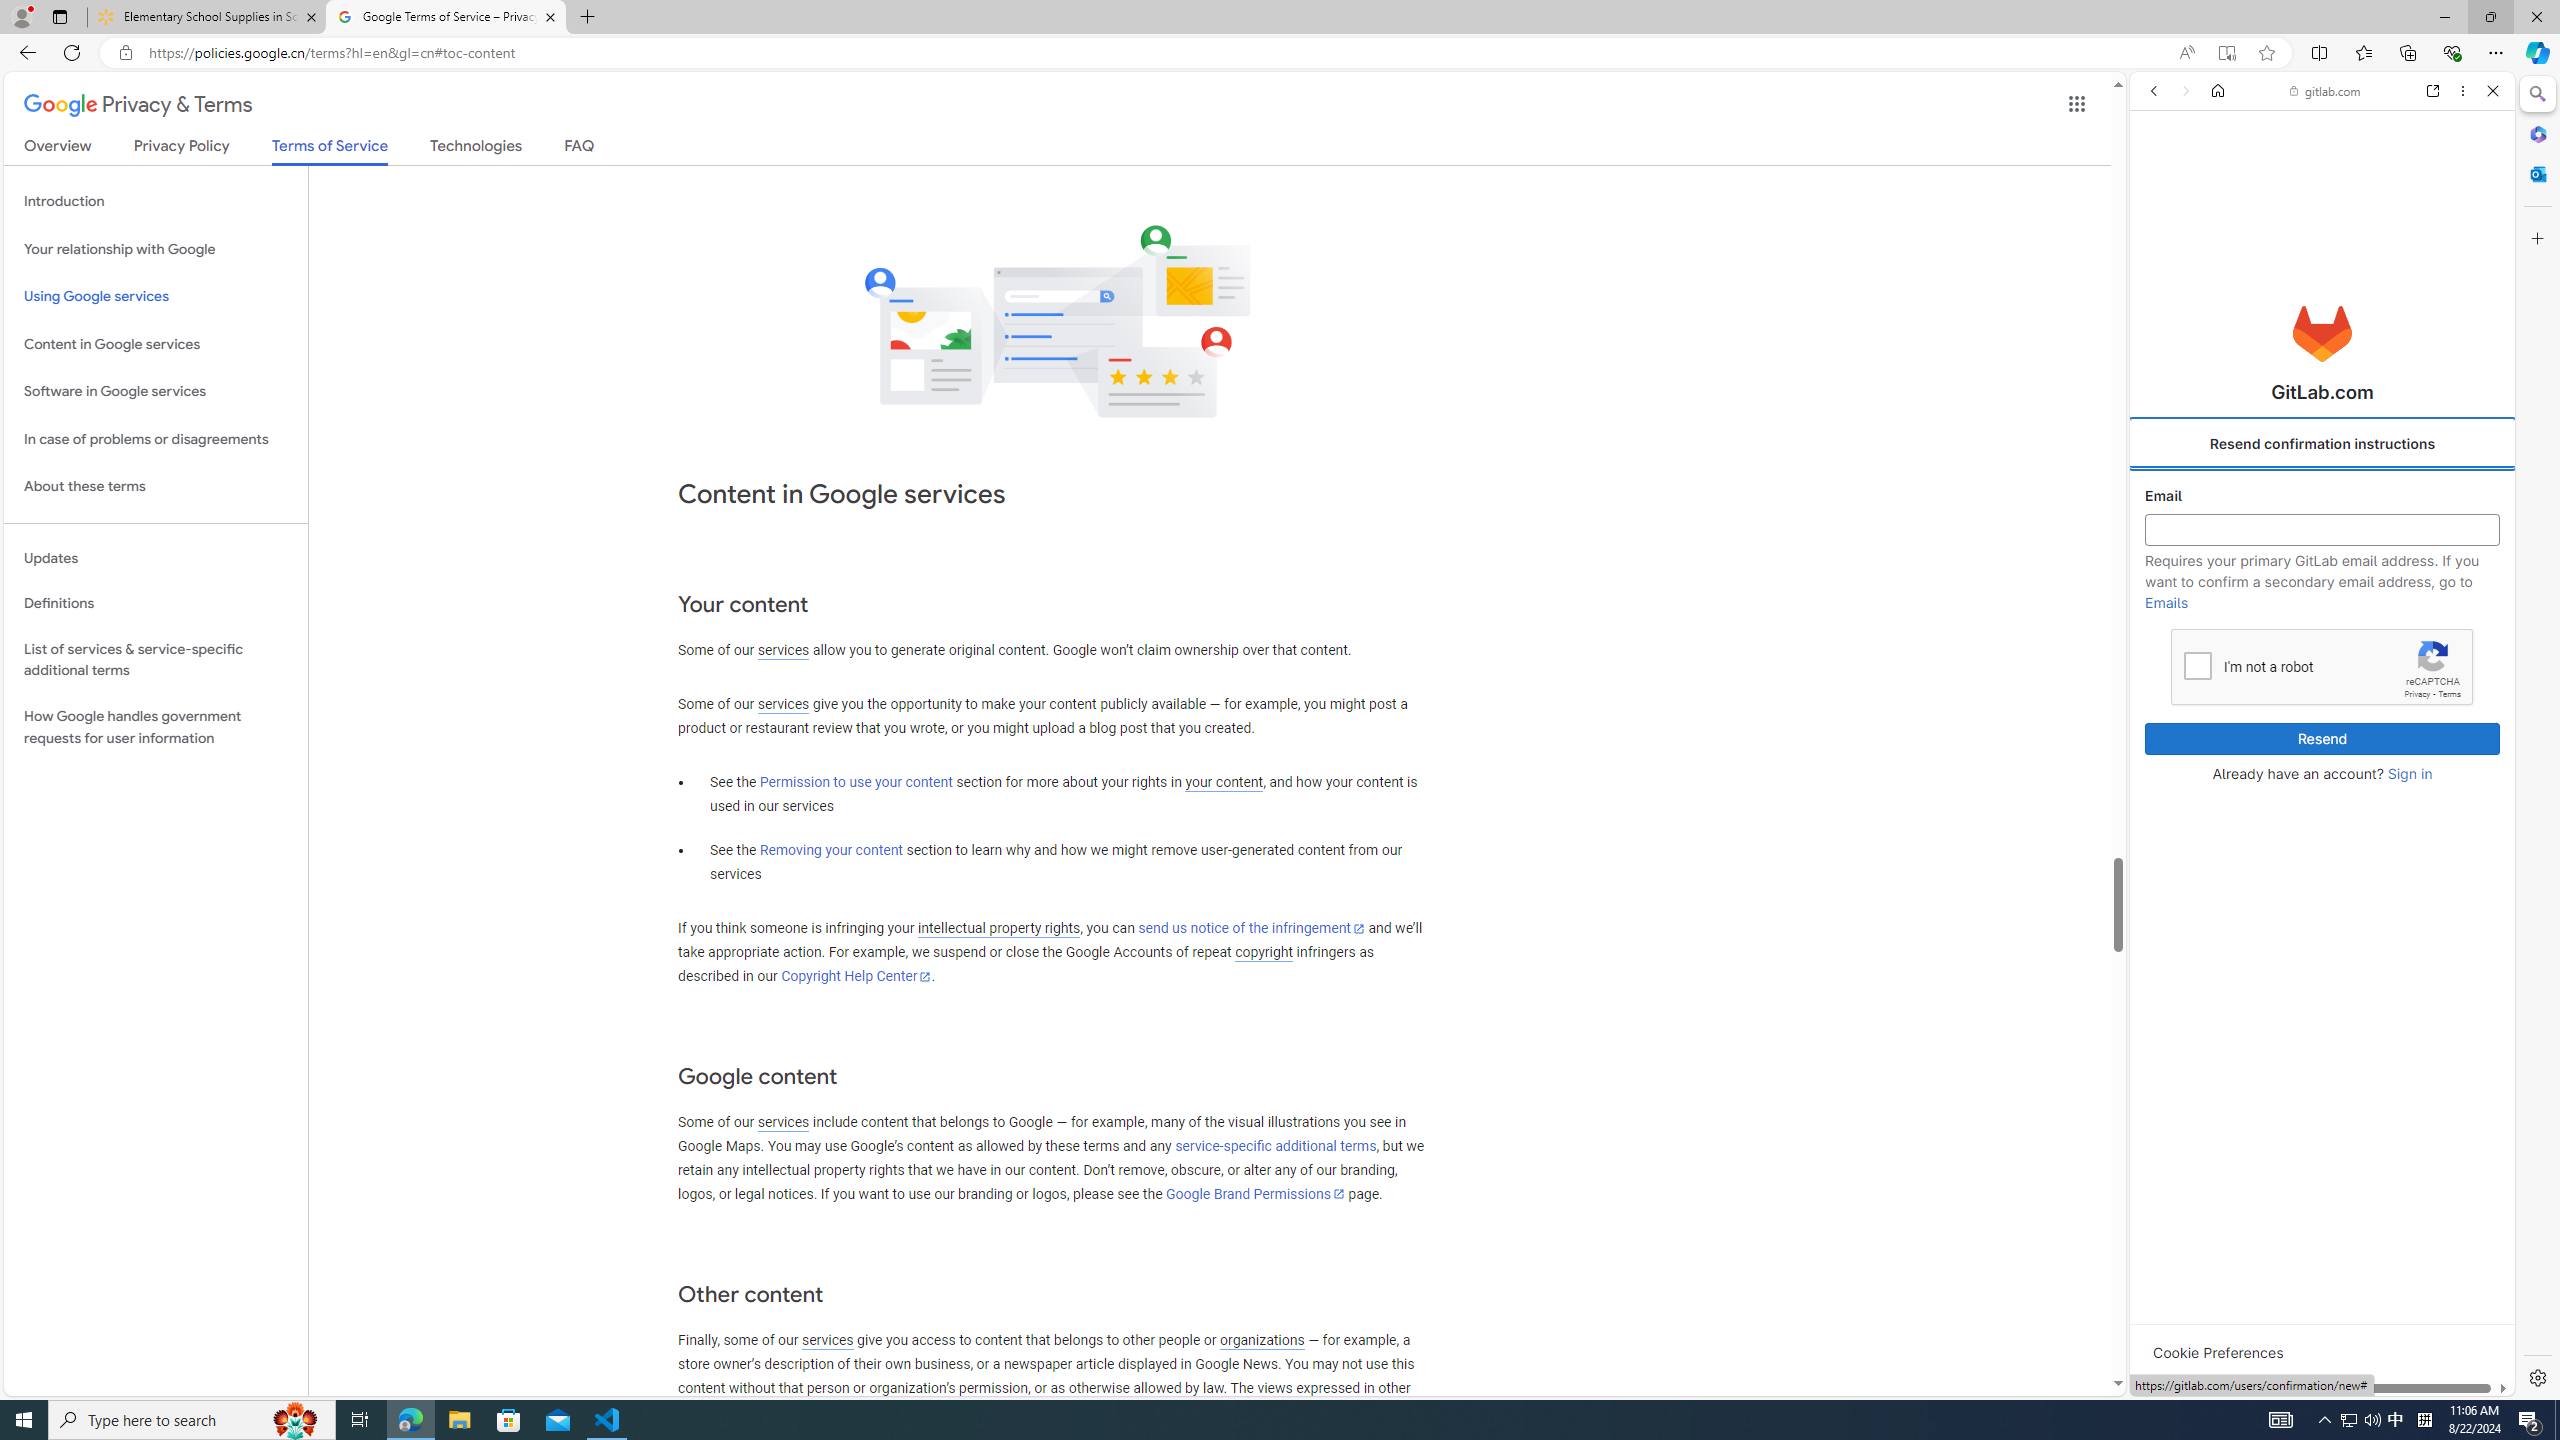 This screenshot has width=2560, height=1440. What do you see at coordinates (2197, 665) in the screenshot?
I see `'I'` at bounding box center [2197, 665].